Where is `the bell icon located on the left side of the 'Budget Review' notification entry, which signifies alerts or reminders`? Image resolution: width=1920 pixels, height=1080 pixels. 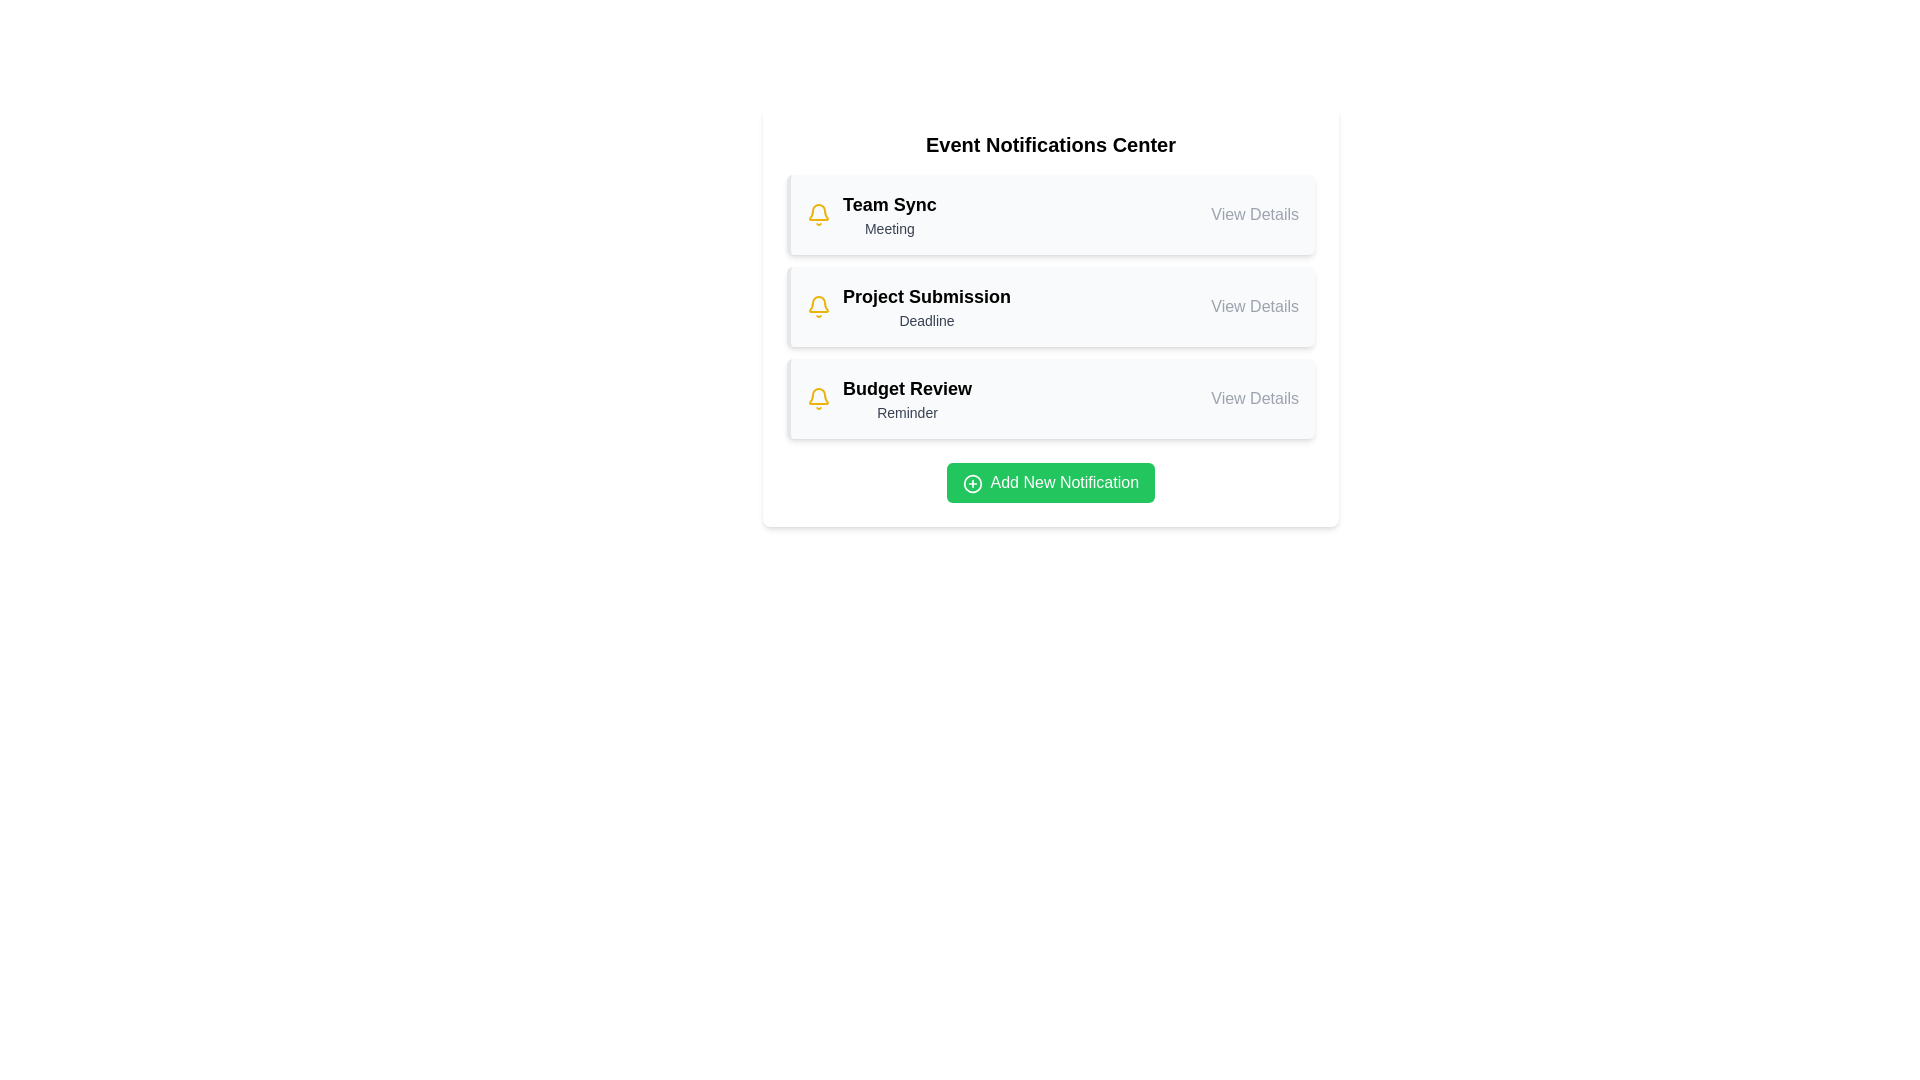
the bell icon located on the left side of the 'Budget Review' notification entry, which signifies alerts or reminders is located at coordinates (819, 398).